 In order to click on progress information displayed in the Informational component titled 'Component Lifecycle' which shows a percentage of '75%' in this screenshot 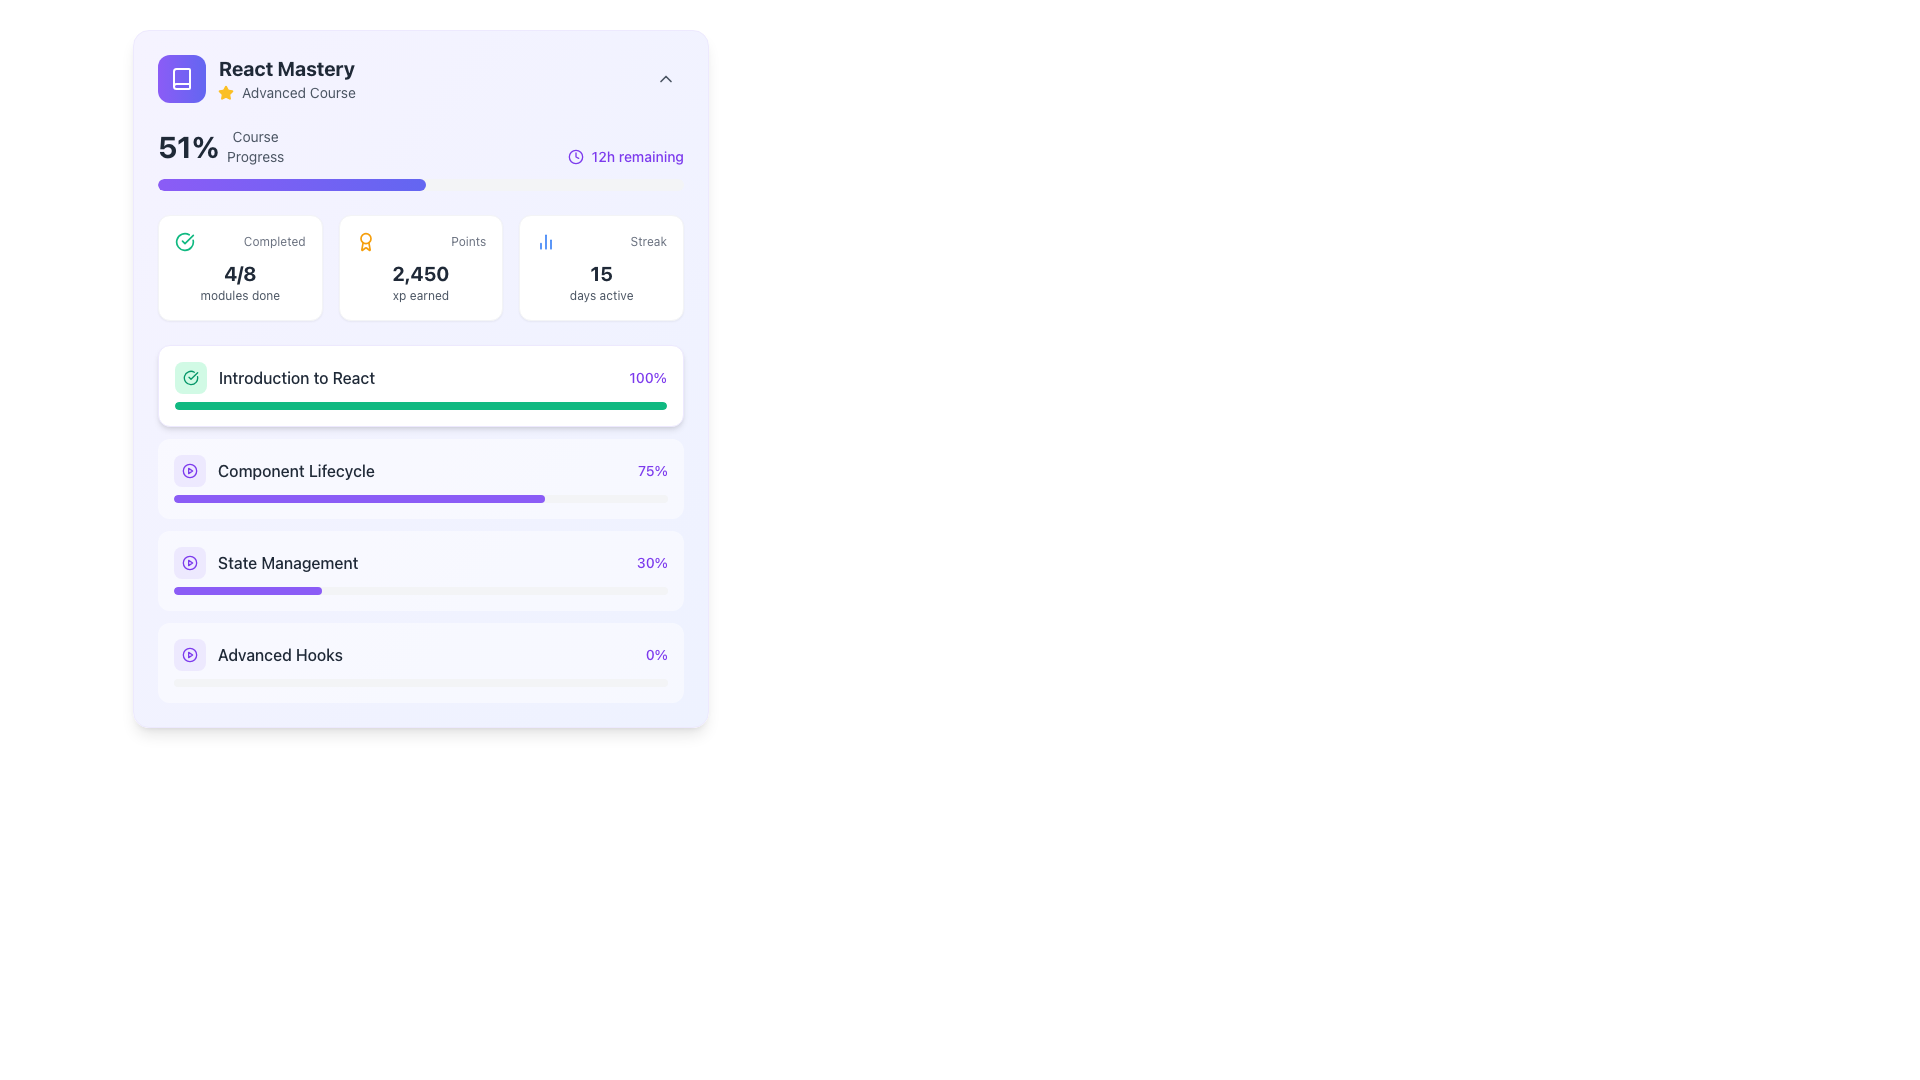, I will do `click(420, 470)`.